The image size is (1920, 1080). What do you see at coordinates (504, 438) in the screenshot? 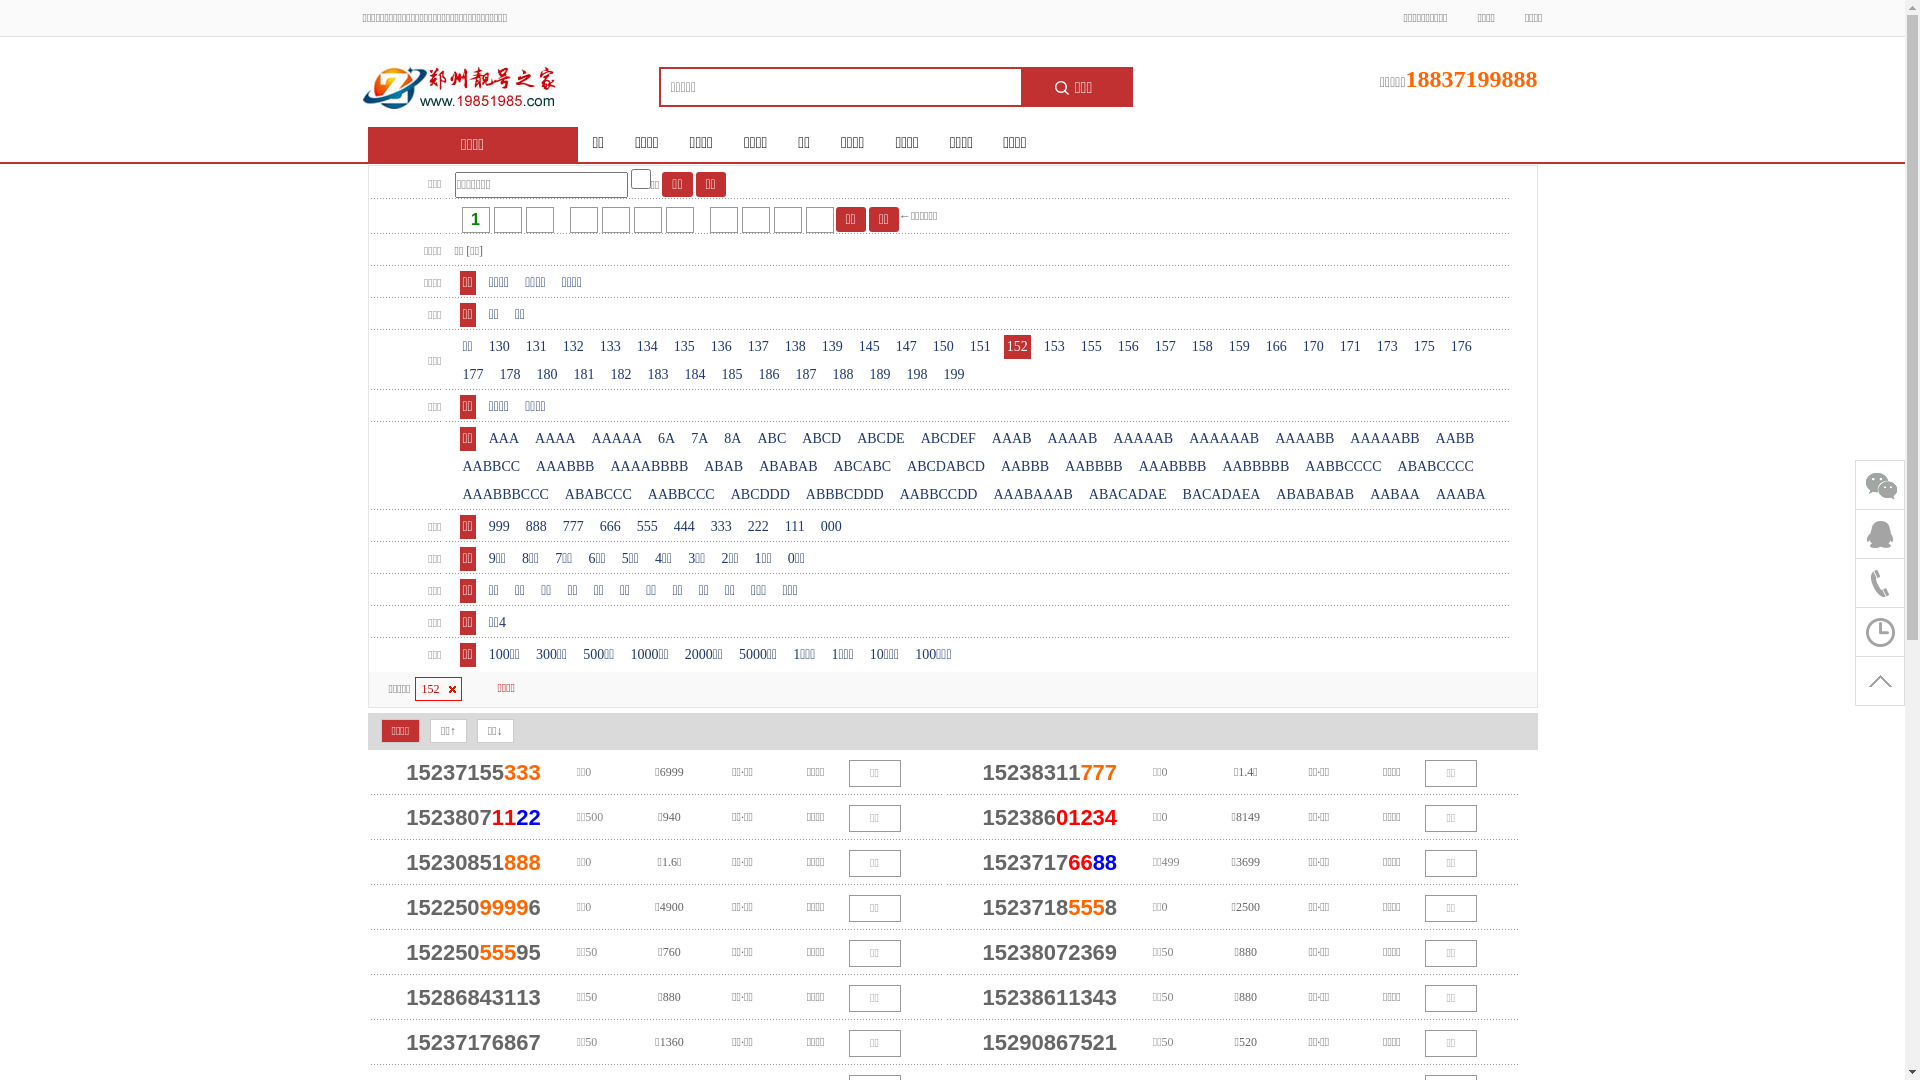
I see `'AAA'` at bounding box center [504, 438].